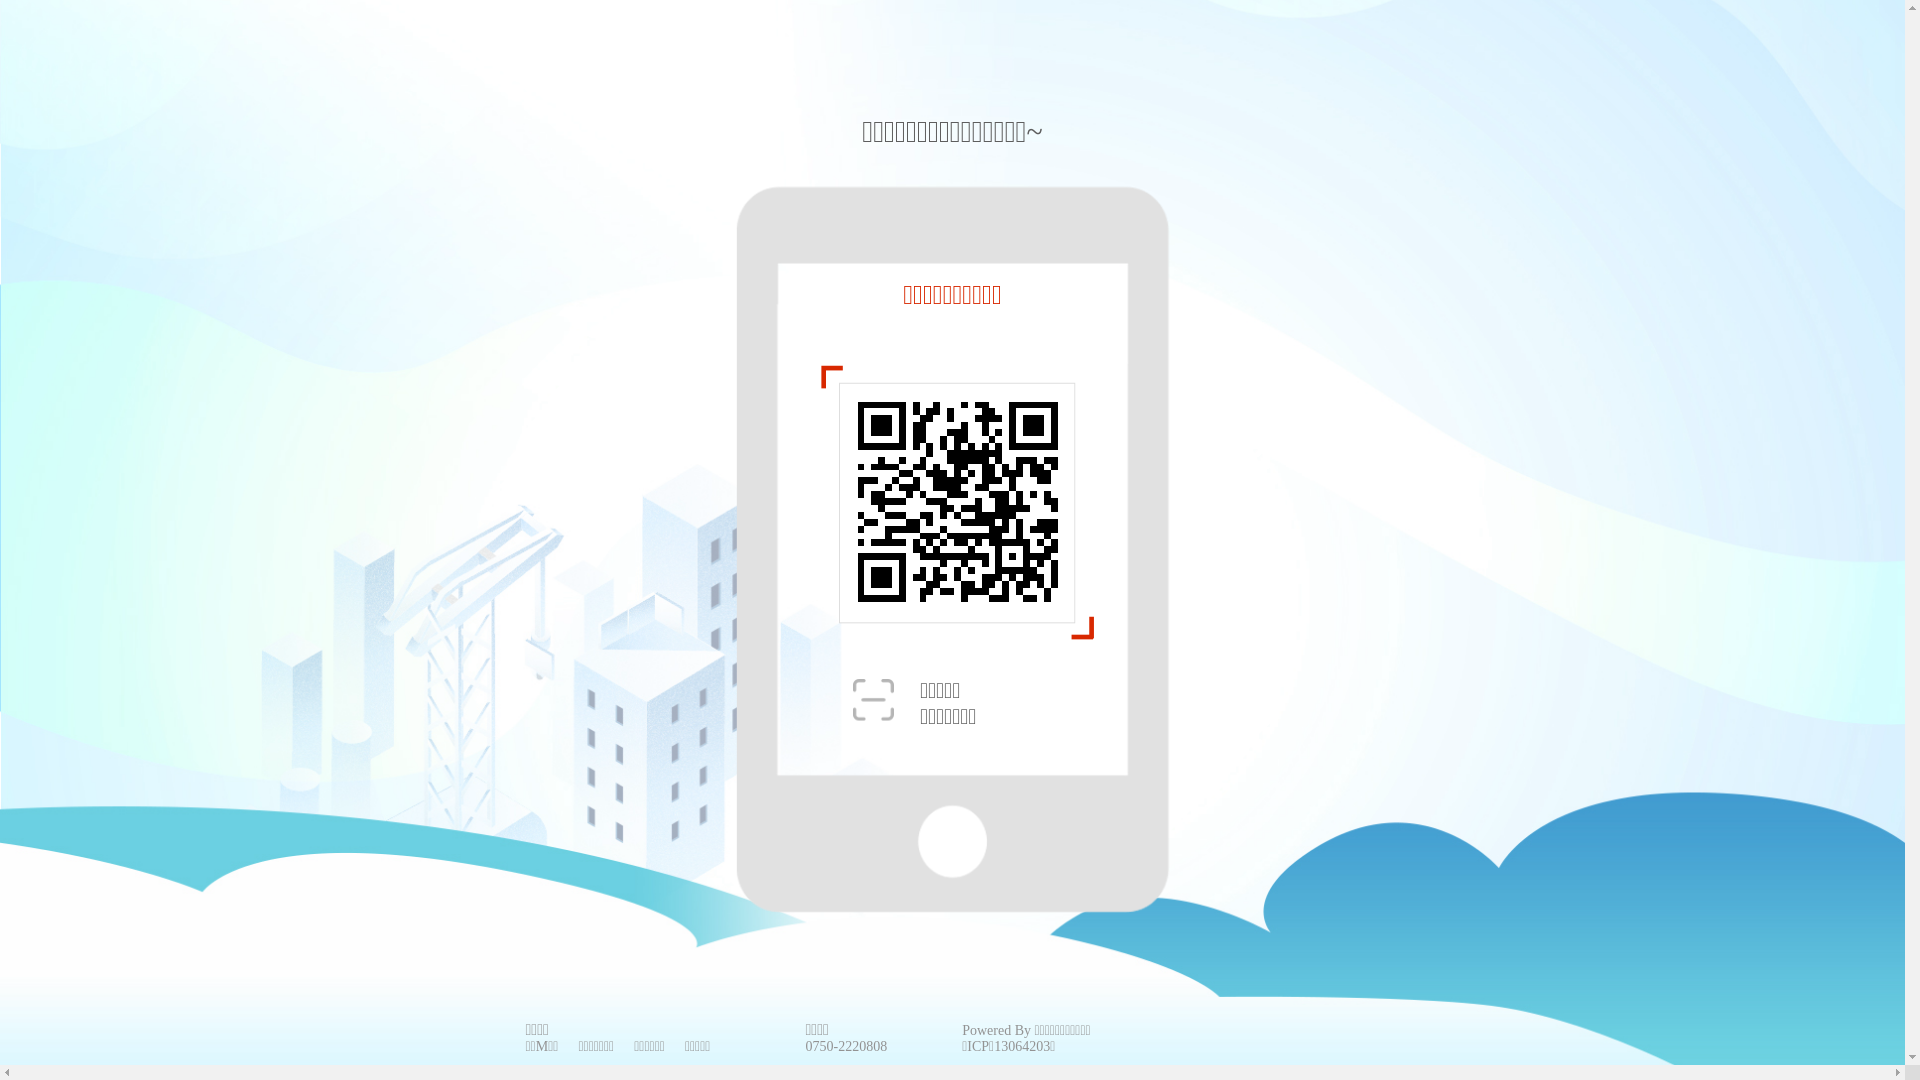  I want to click on 'http://www.cche.cc', so click(957, 500).